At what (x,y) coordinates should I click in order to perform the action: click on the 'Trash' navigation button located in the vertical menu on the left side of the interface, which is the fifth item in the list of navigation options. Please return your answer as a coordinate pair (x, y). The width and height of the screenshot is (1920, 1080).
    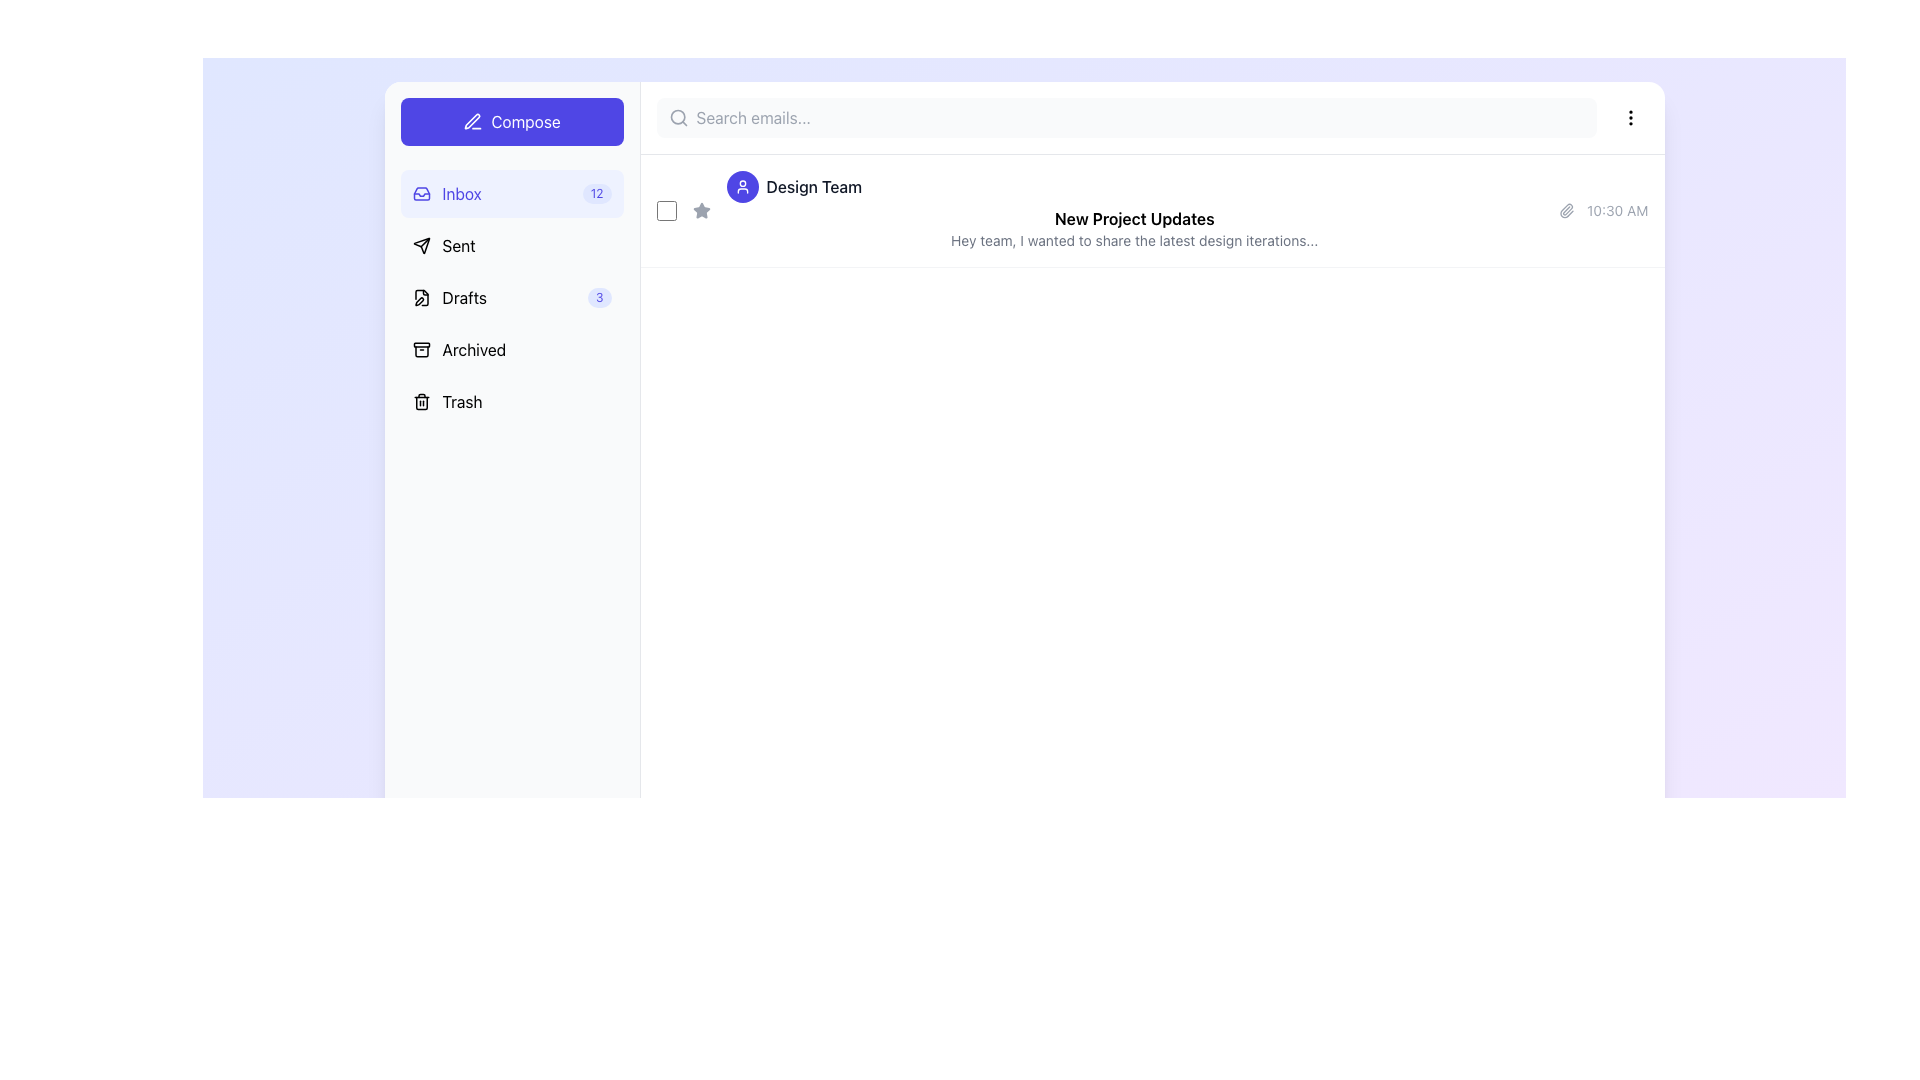
    Looking at the image, I should click on (512, 401).